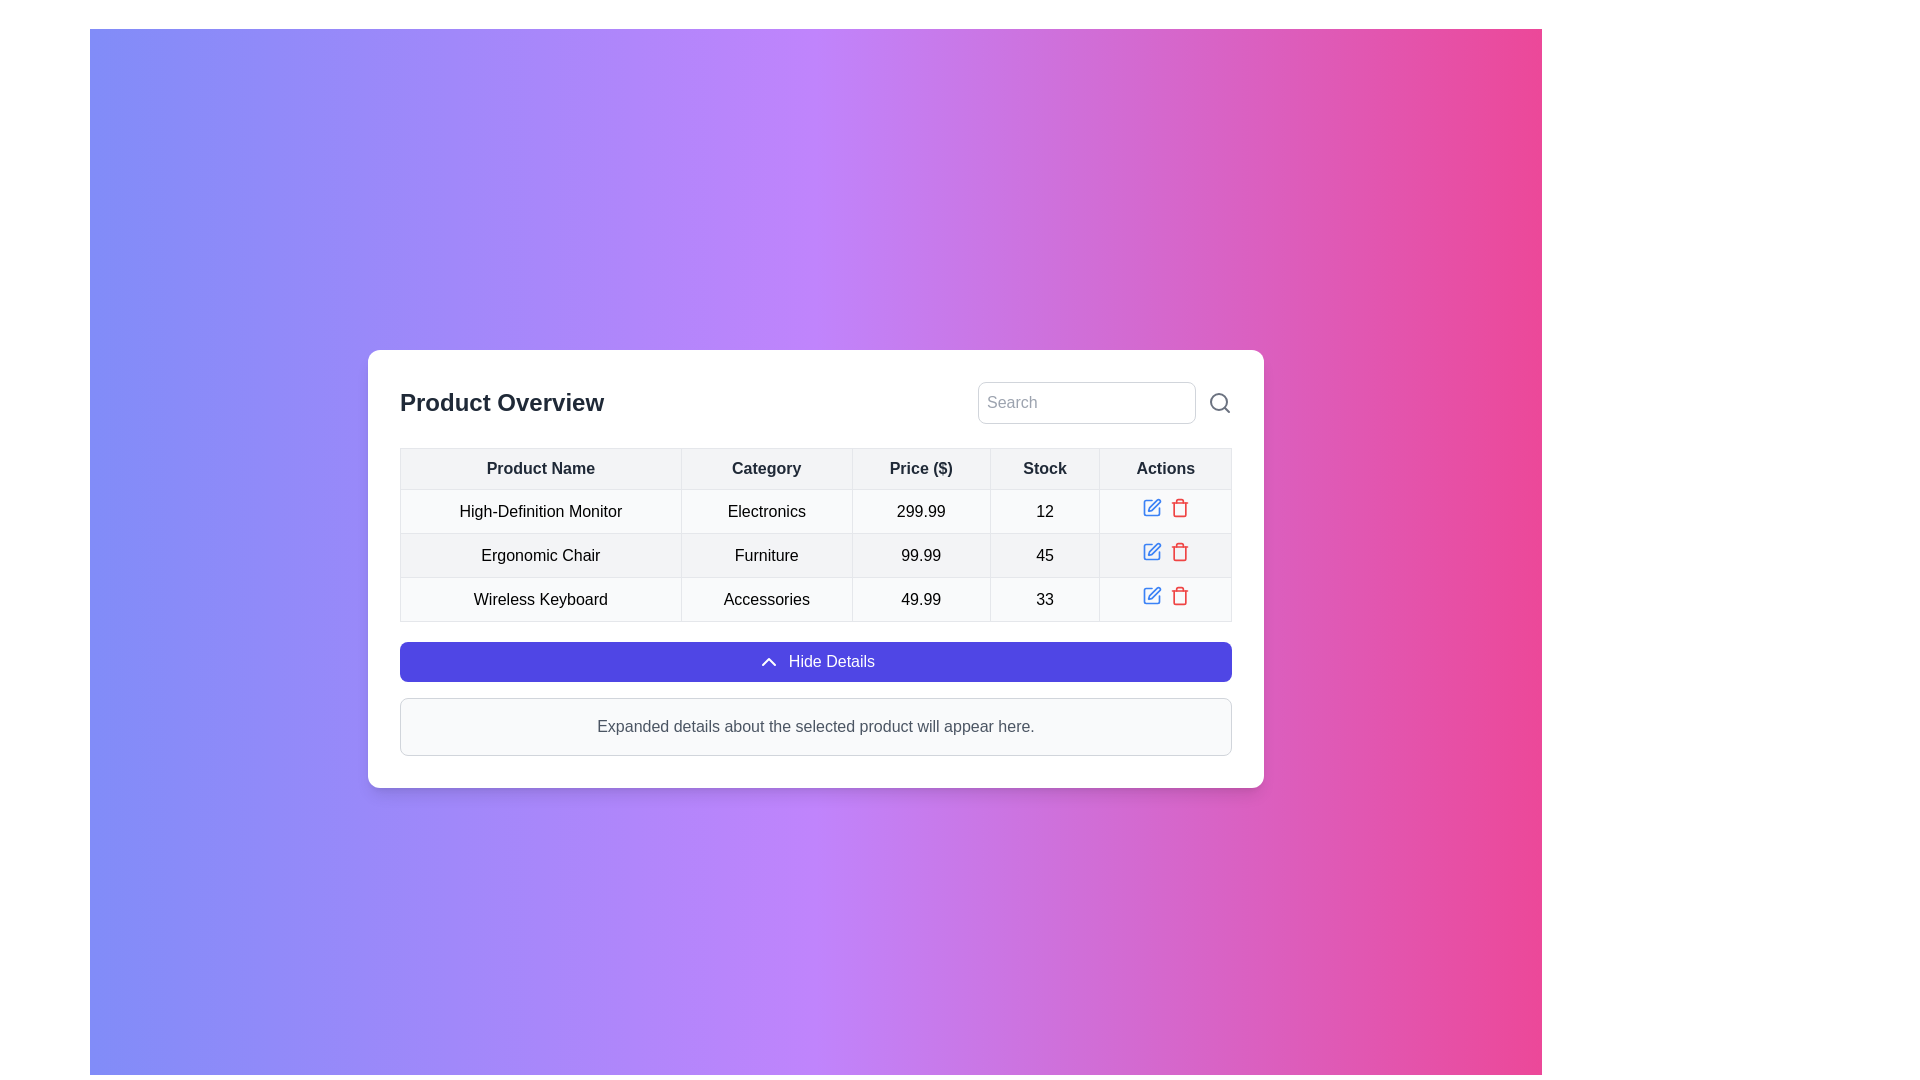 The width and height of the screenshot is (1920, 1080). I want to click on the circular component of the search icon within the SVG graphic, located at the top-right corner of the table layout, so click(1218, 401).